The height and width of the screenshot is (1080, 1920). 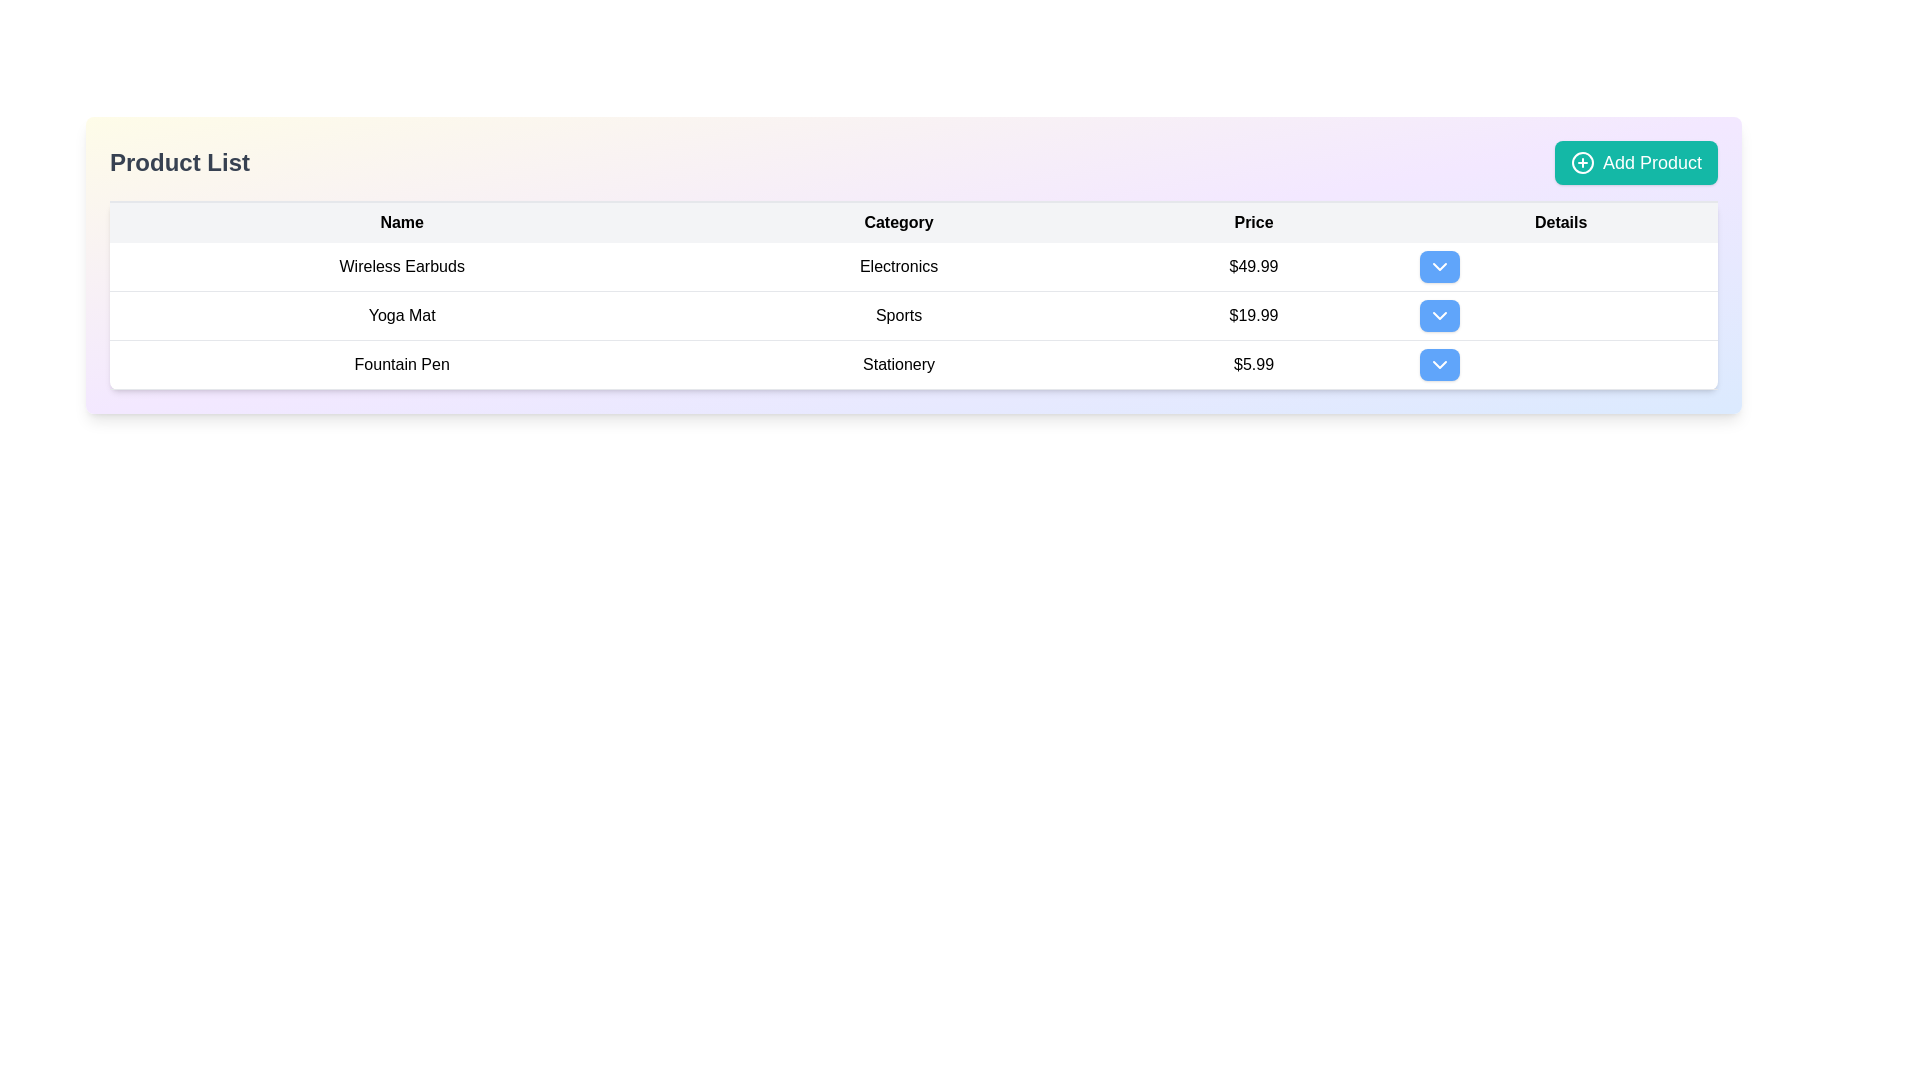 What do you see at coordinates (1440, 265) in the screenshot?
I see `the button in the first row of the table under the 'Details' header` at bounding box center [1440, 265].